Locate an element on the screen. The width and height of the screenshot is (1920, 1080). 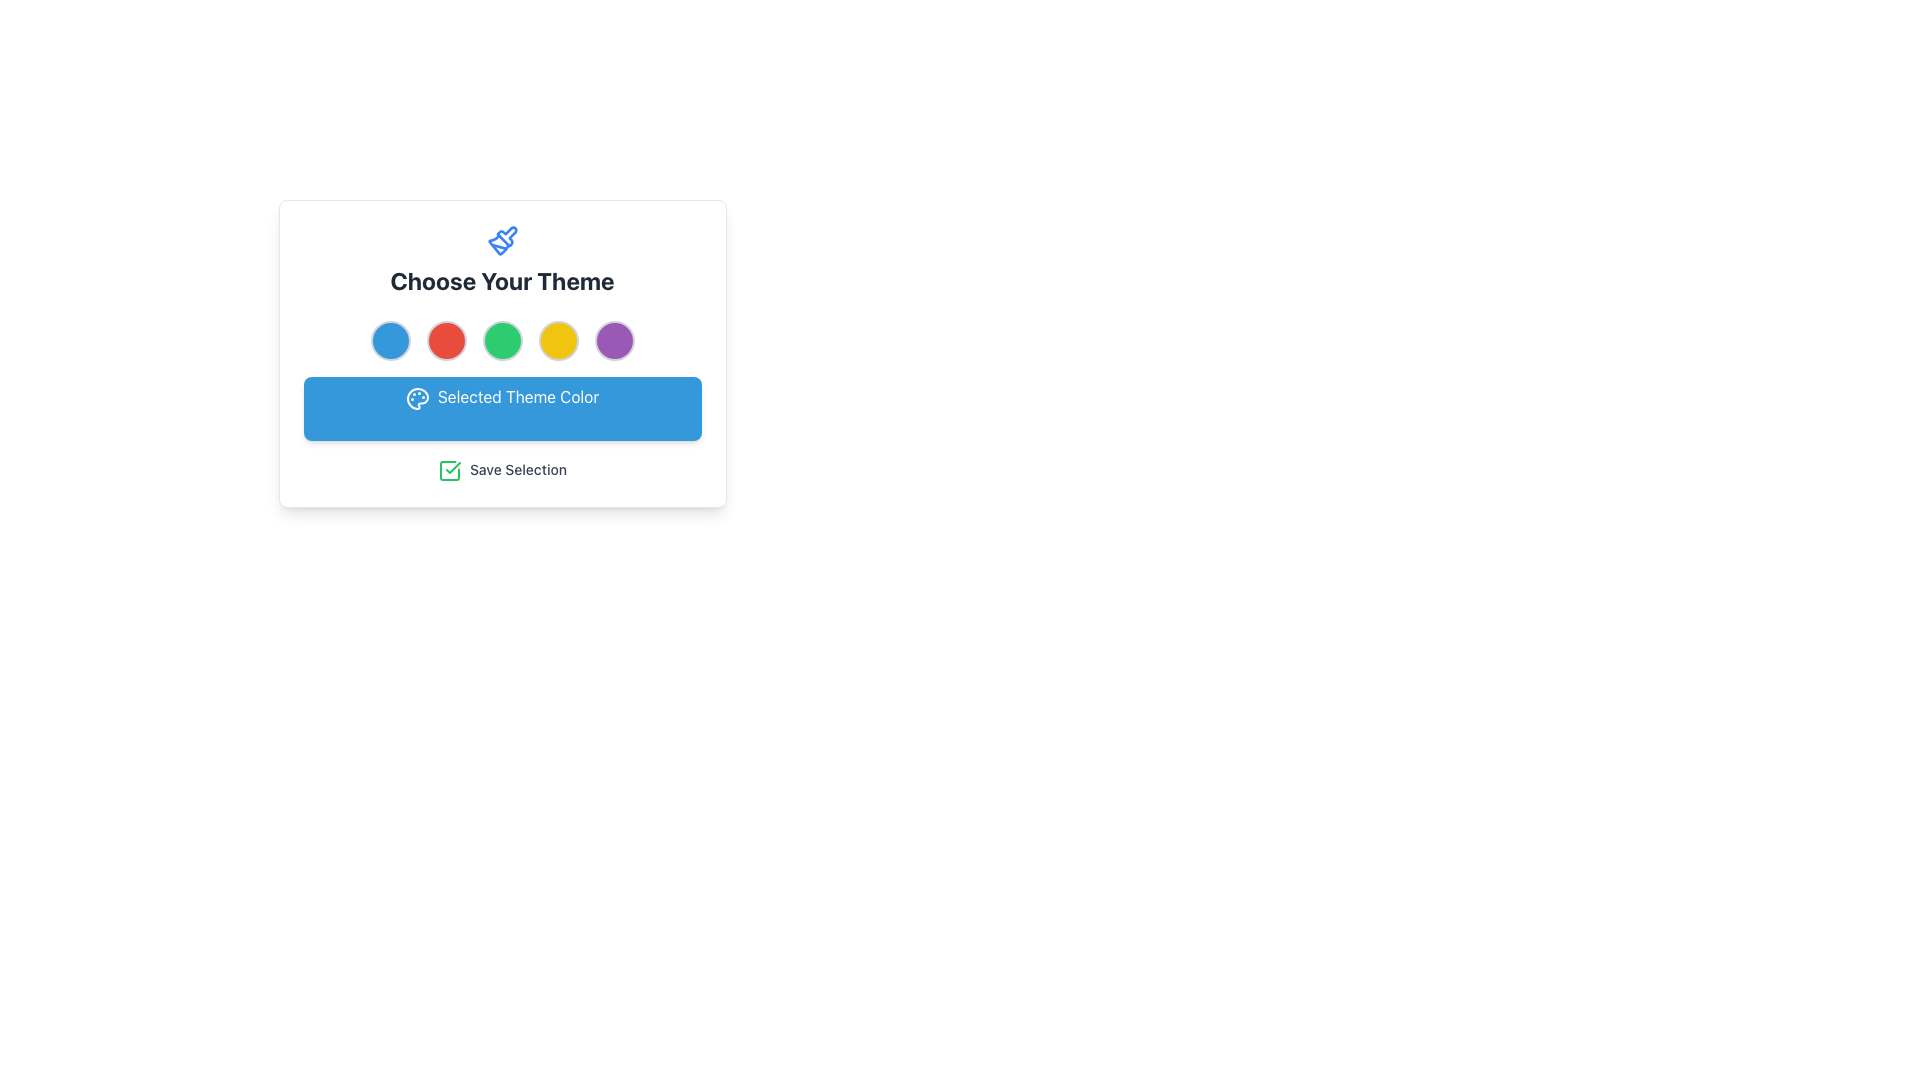
the blue paintbrush icon located above the 'Choose Your Theme' text, which is centered horizontally within the white card is located at coordinates (502, 239).